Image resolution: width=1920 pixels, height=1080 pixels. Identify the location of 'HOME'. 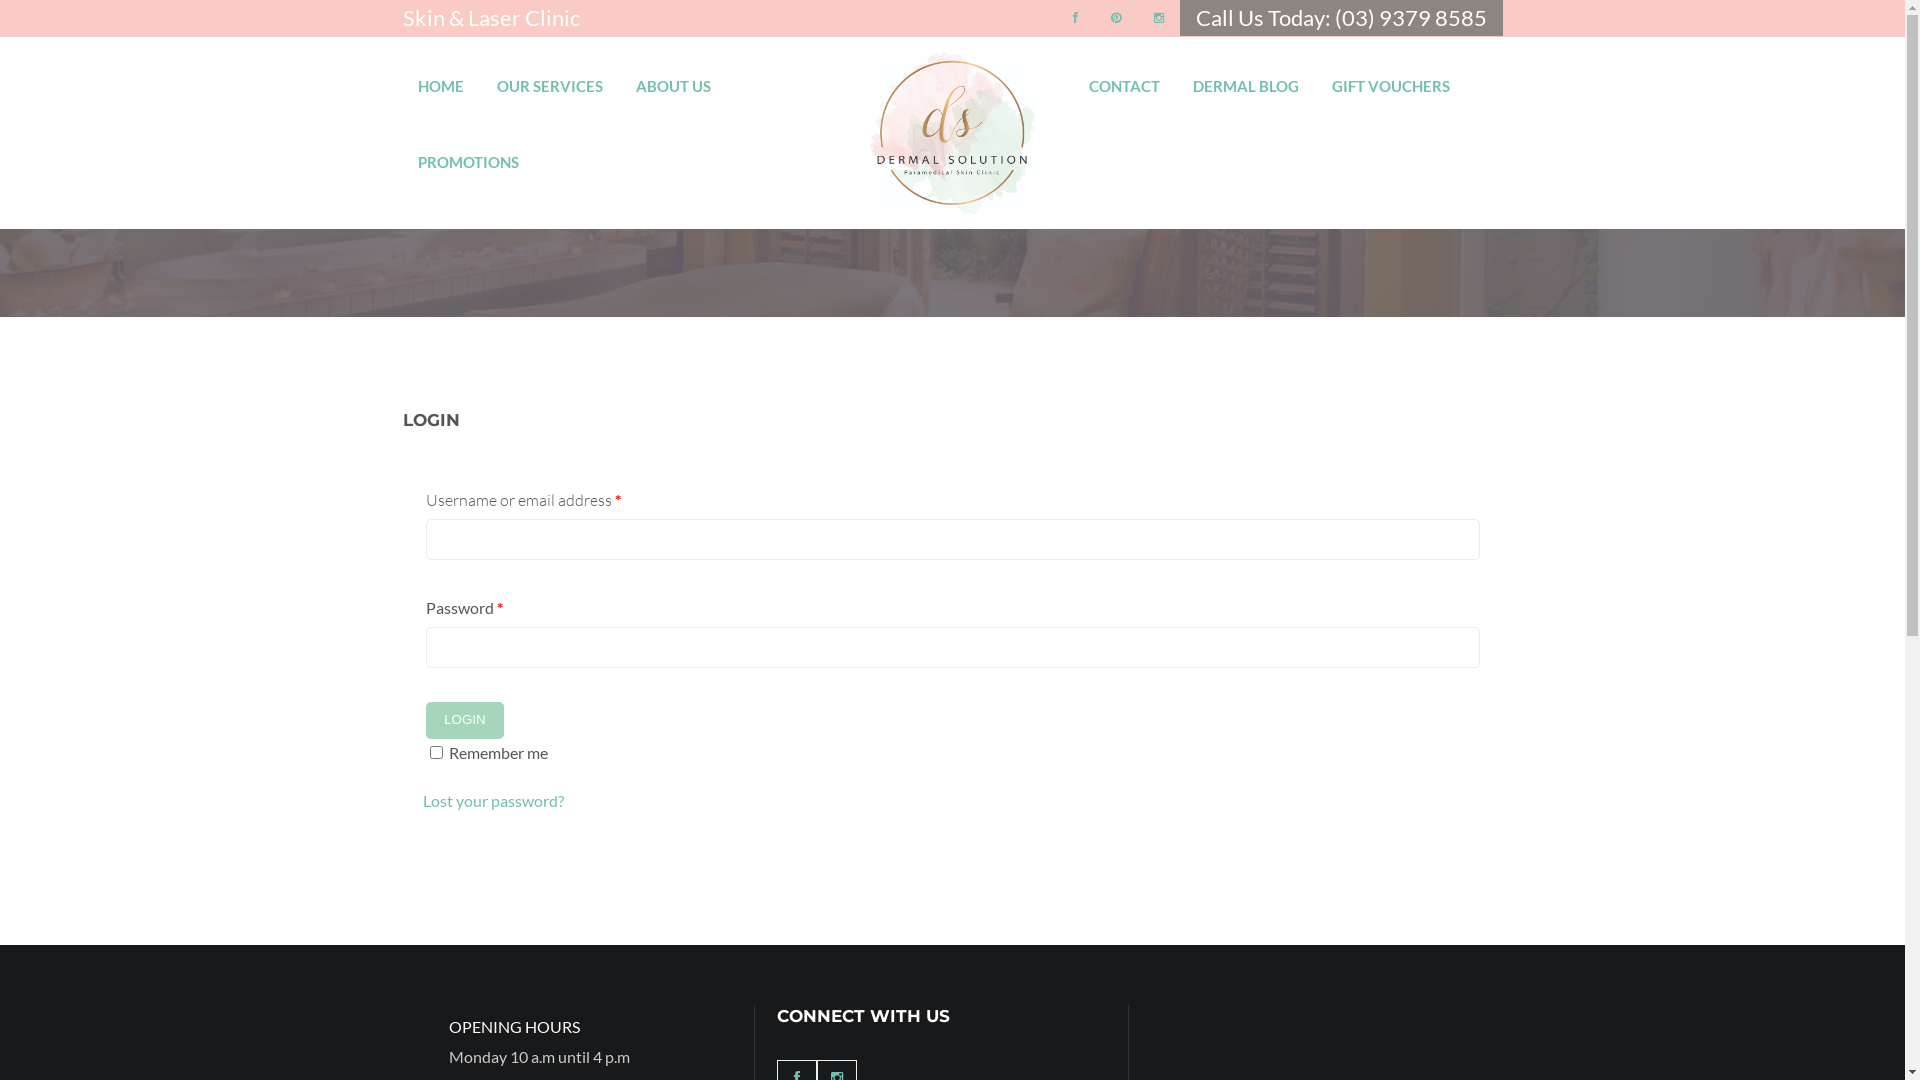
(416, 76).